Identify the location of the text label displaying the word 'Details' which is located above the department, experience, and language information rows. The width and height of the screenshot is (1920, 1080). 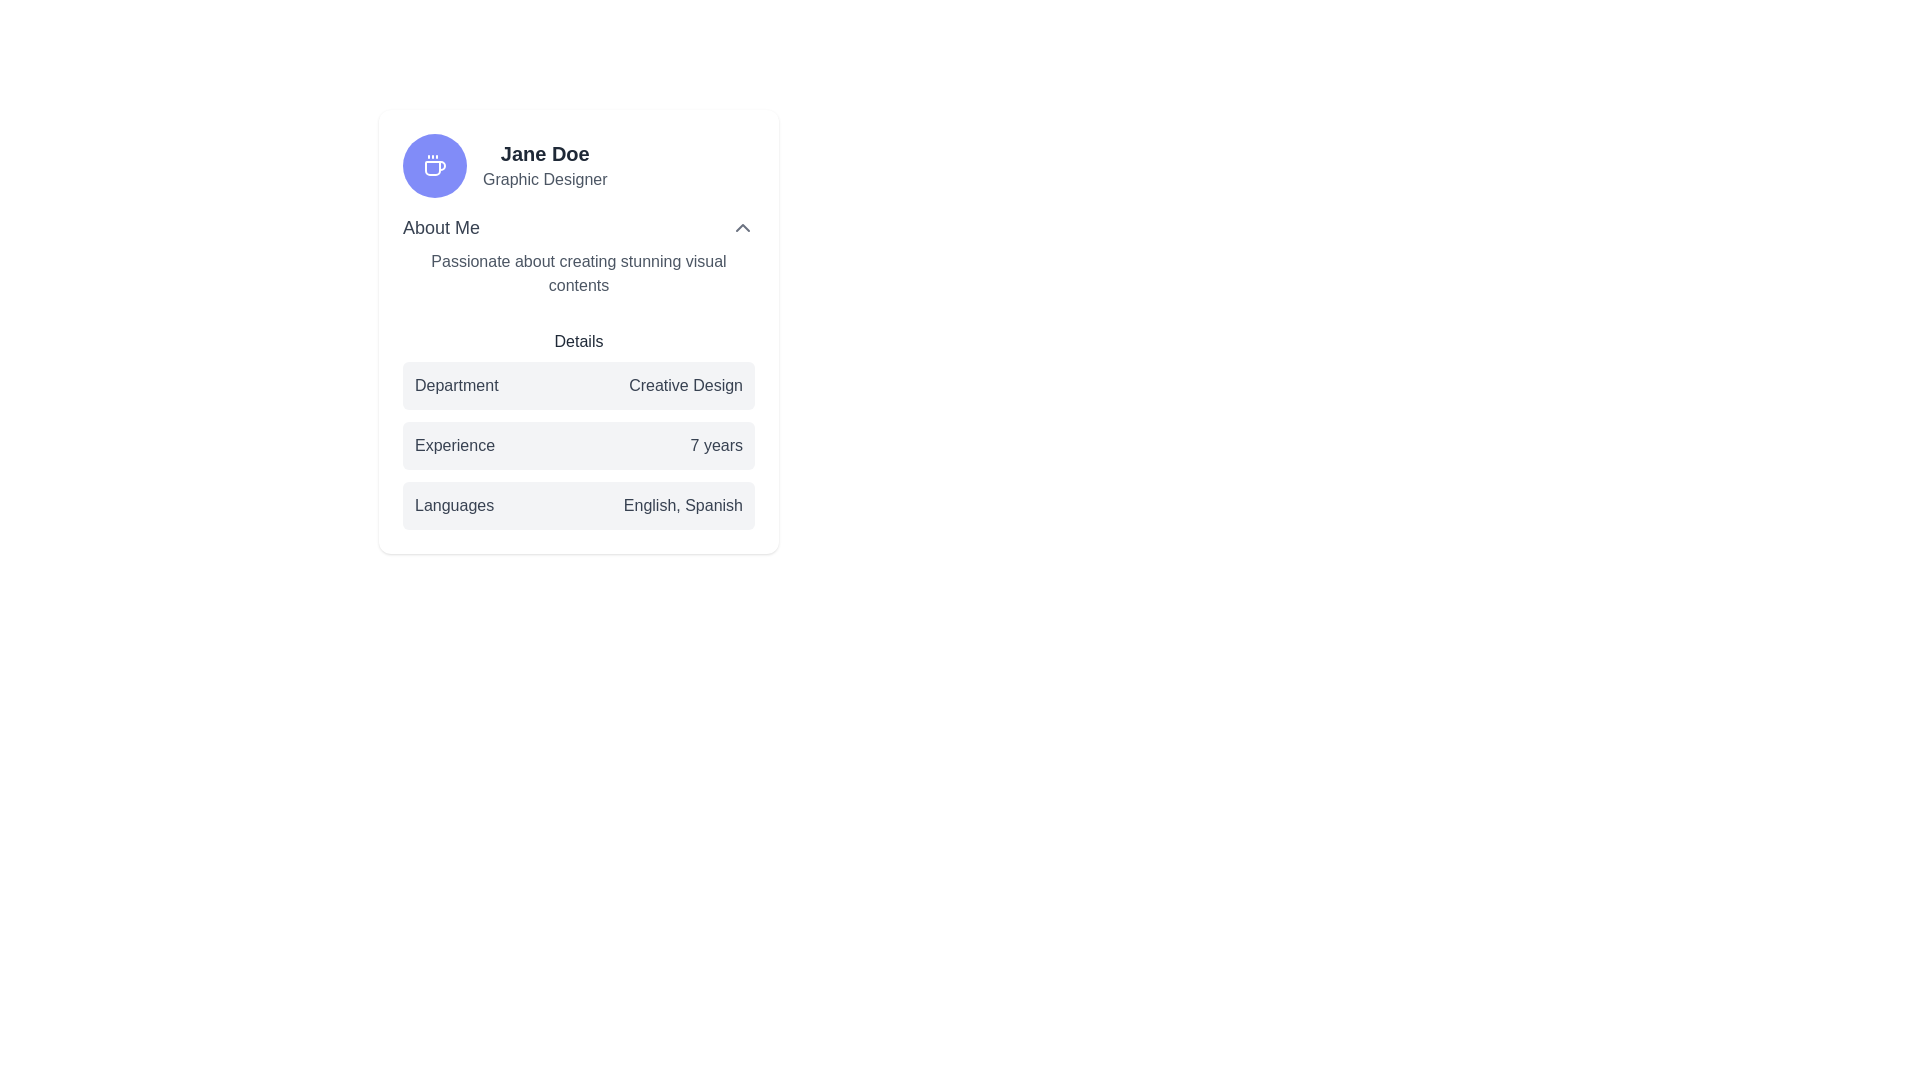
(578, 341).